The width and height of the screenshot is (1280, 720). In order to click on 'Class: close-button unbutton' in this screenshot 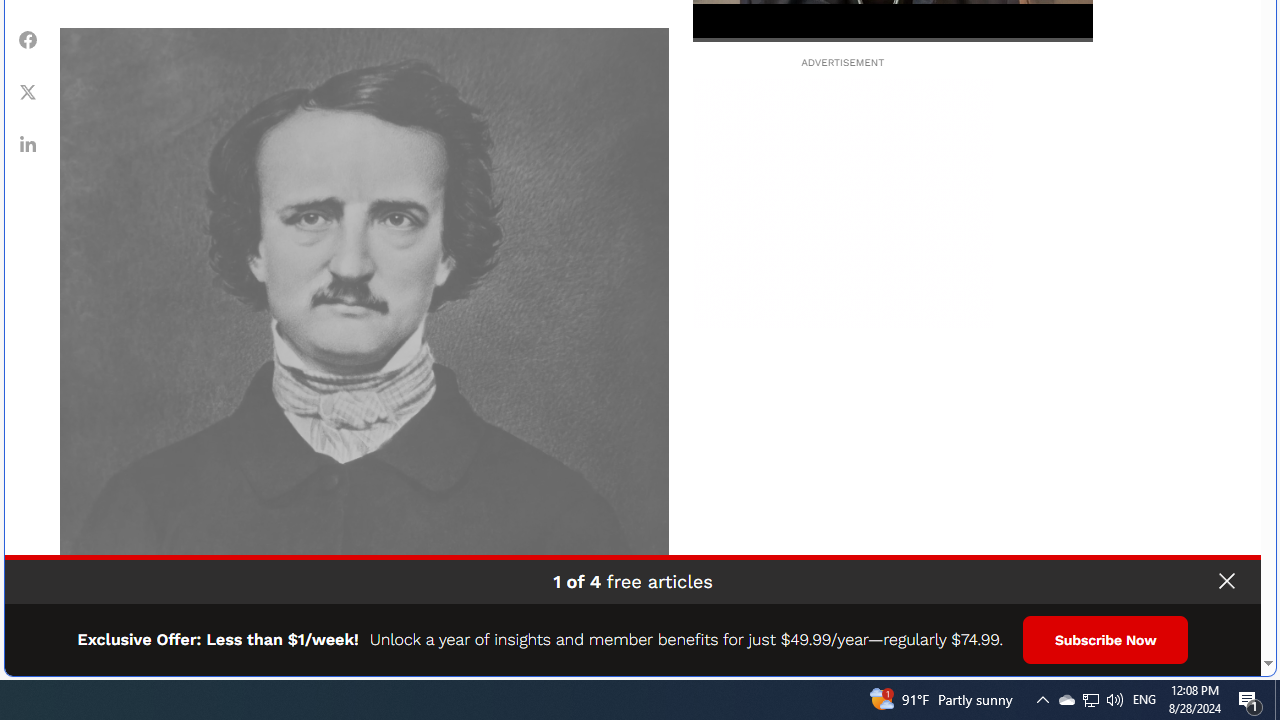, I will do `click(1225, 581)`.